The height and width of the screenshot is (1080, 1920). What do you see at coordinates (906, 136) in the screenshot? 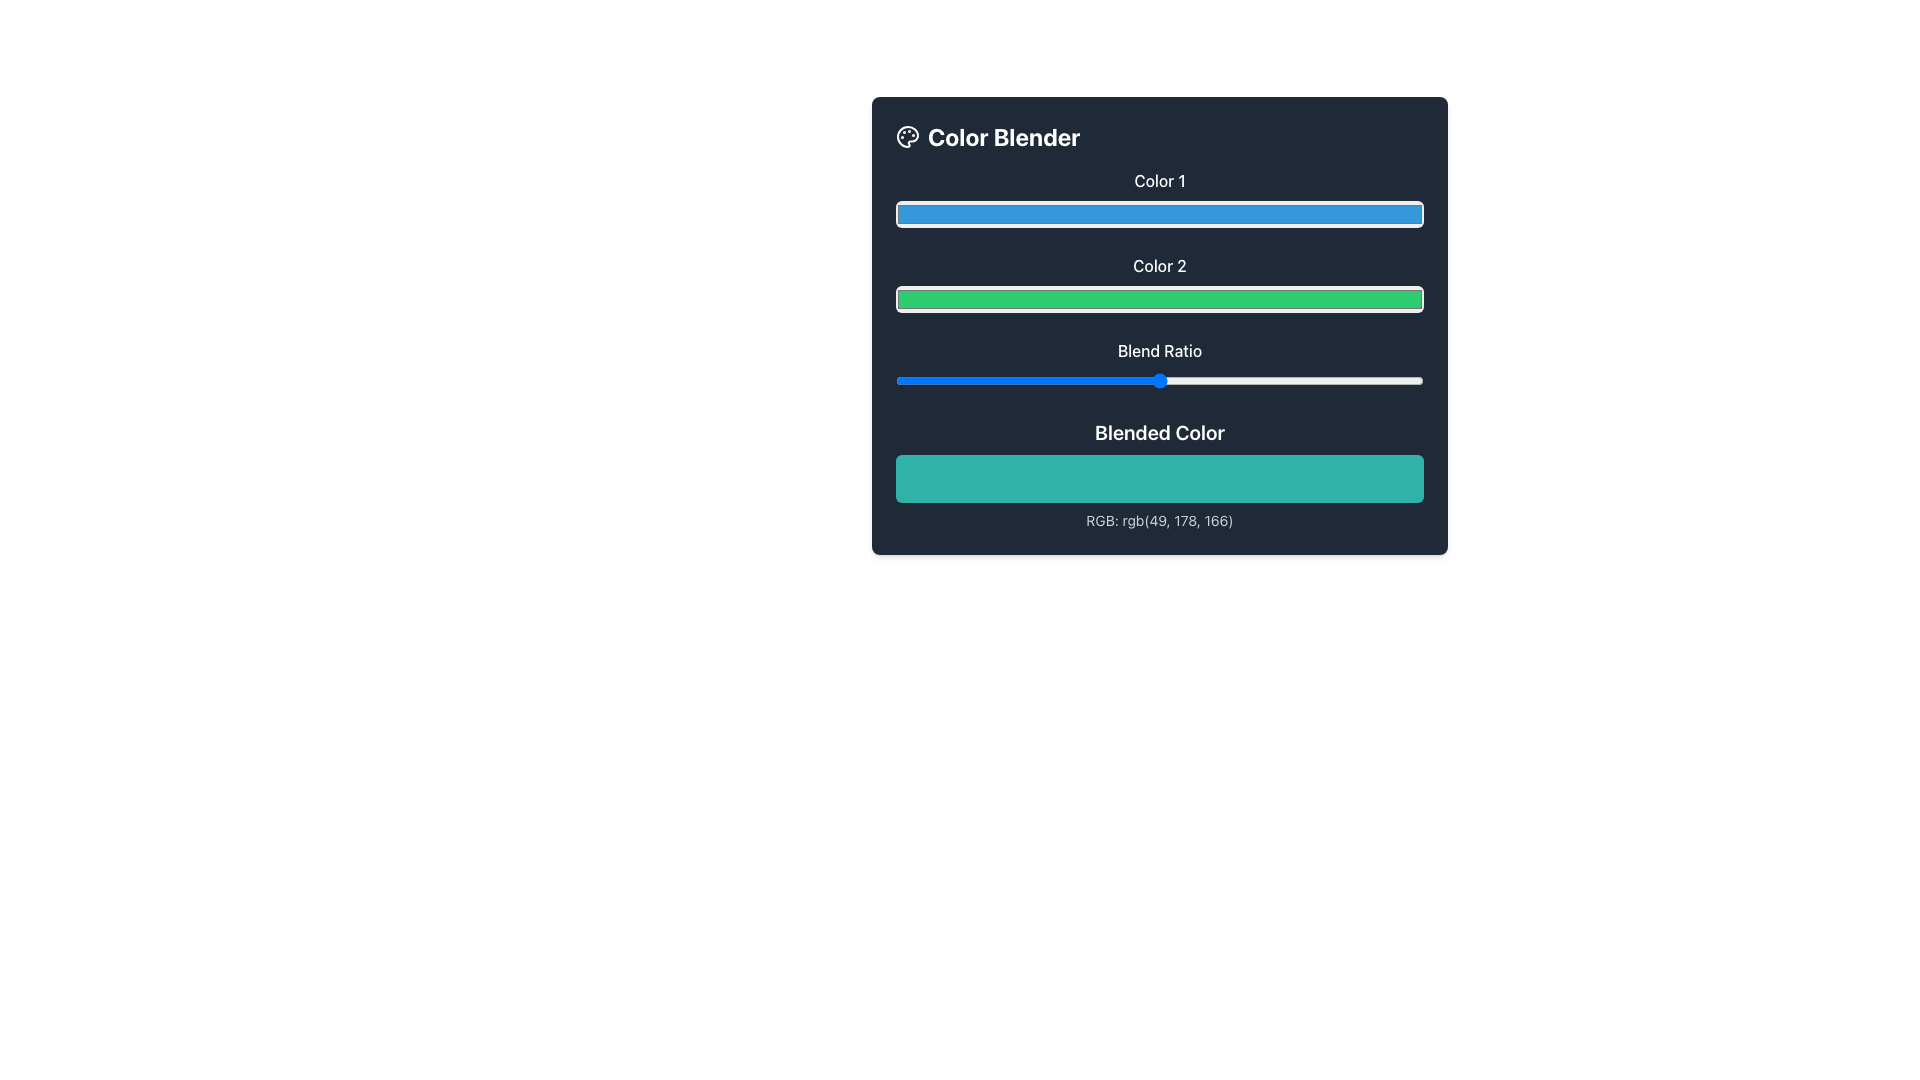
I see `the palette icon located at the top-left portion of the 'Color Blender' section, which resembles a circular base with four small dots along its edge` at bounding box center [906, 136].